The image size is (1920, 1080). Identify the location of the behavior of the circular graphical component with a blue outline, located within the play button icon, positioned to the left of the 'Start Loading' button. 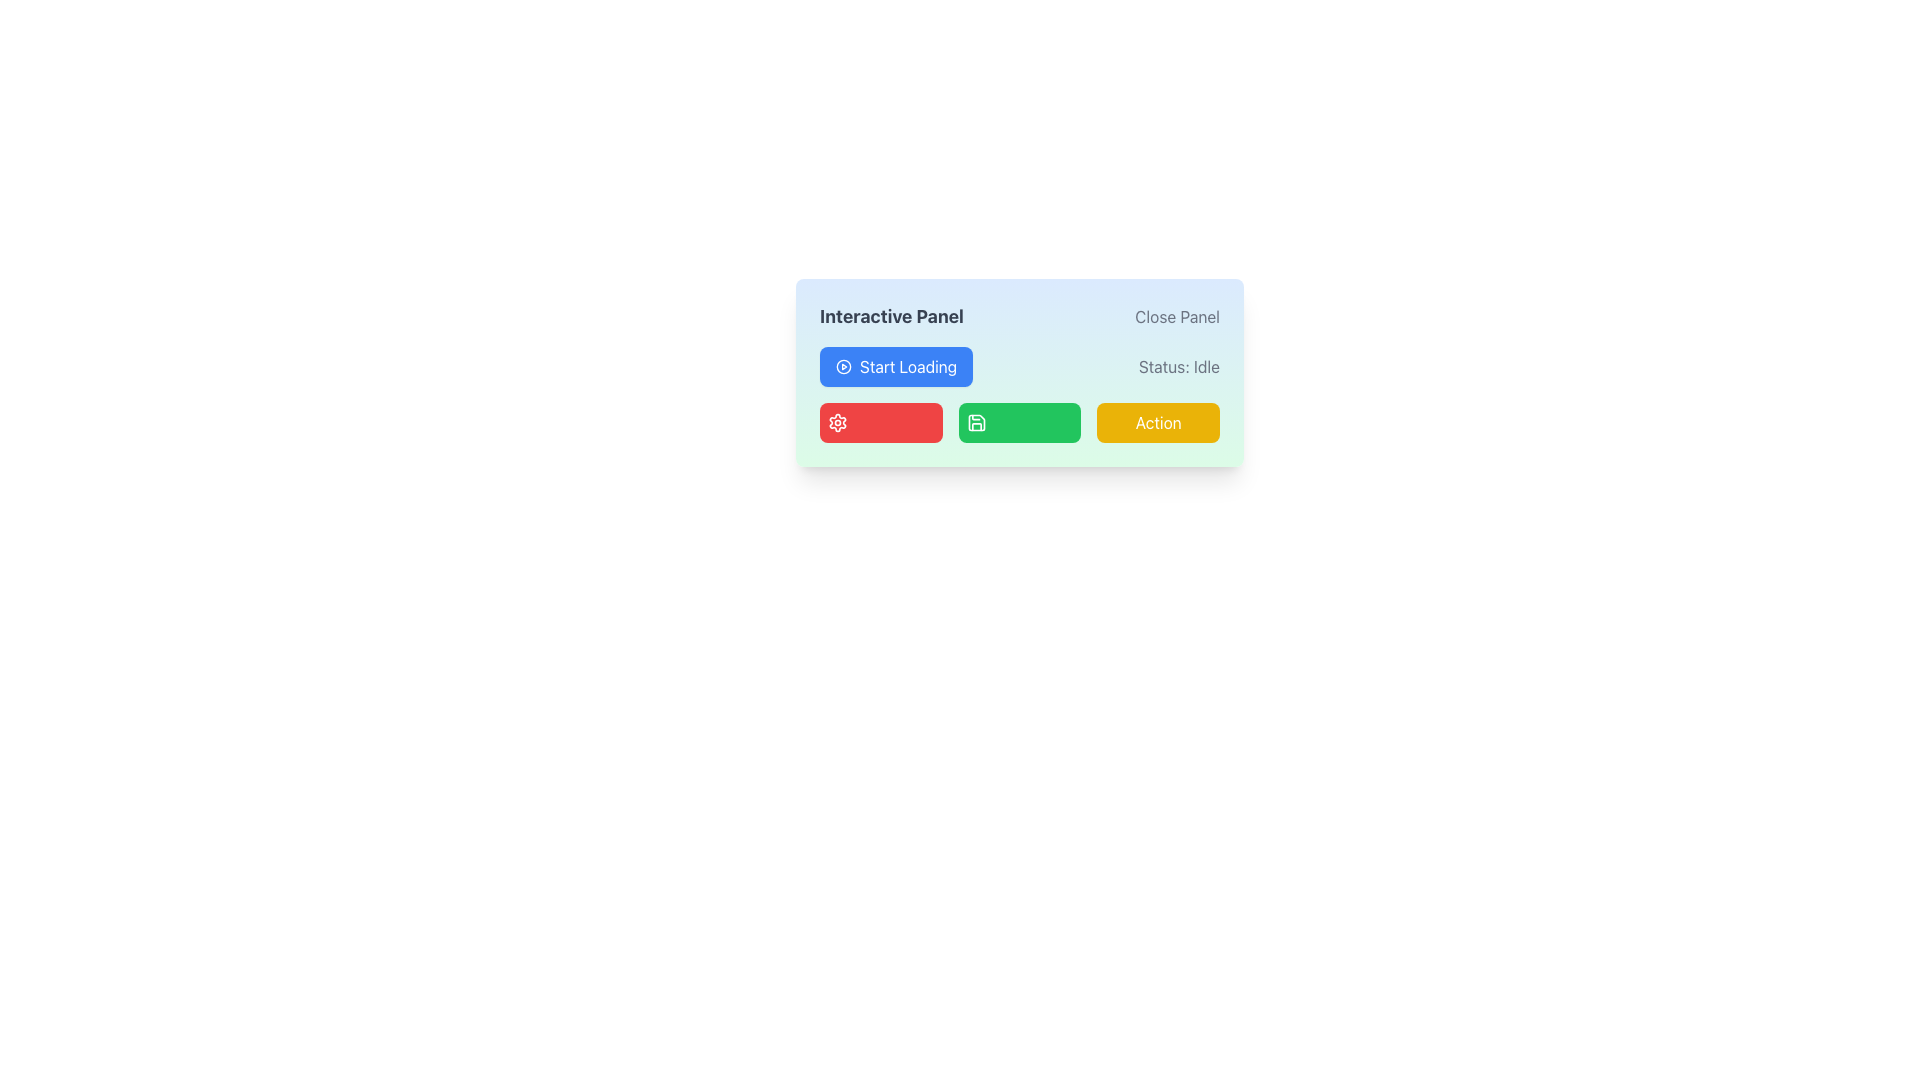
(844, 366).